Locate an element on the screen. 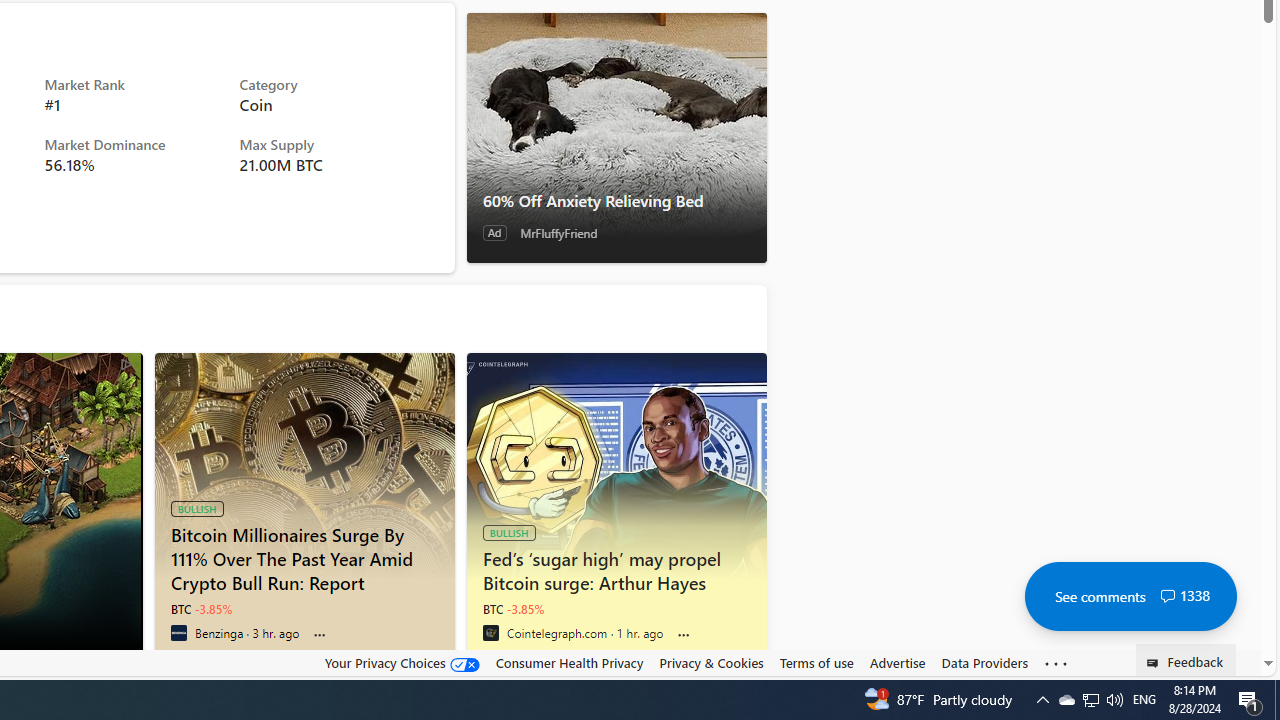 This screenshot has width=1280, height=720. 'Your Privacy Choices' is located at coordinates (400, 662).